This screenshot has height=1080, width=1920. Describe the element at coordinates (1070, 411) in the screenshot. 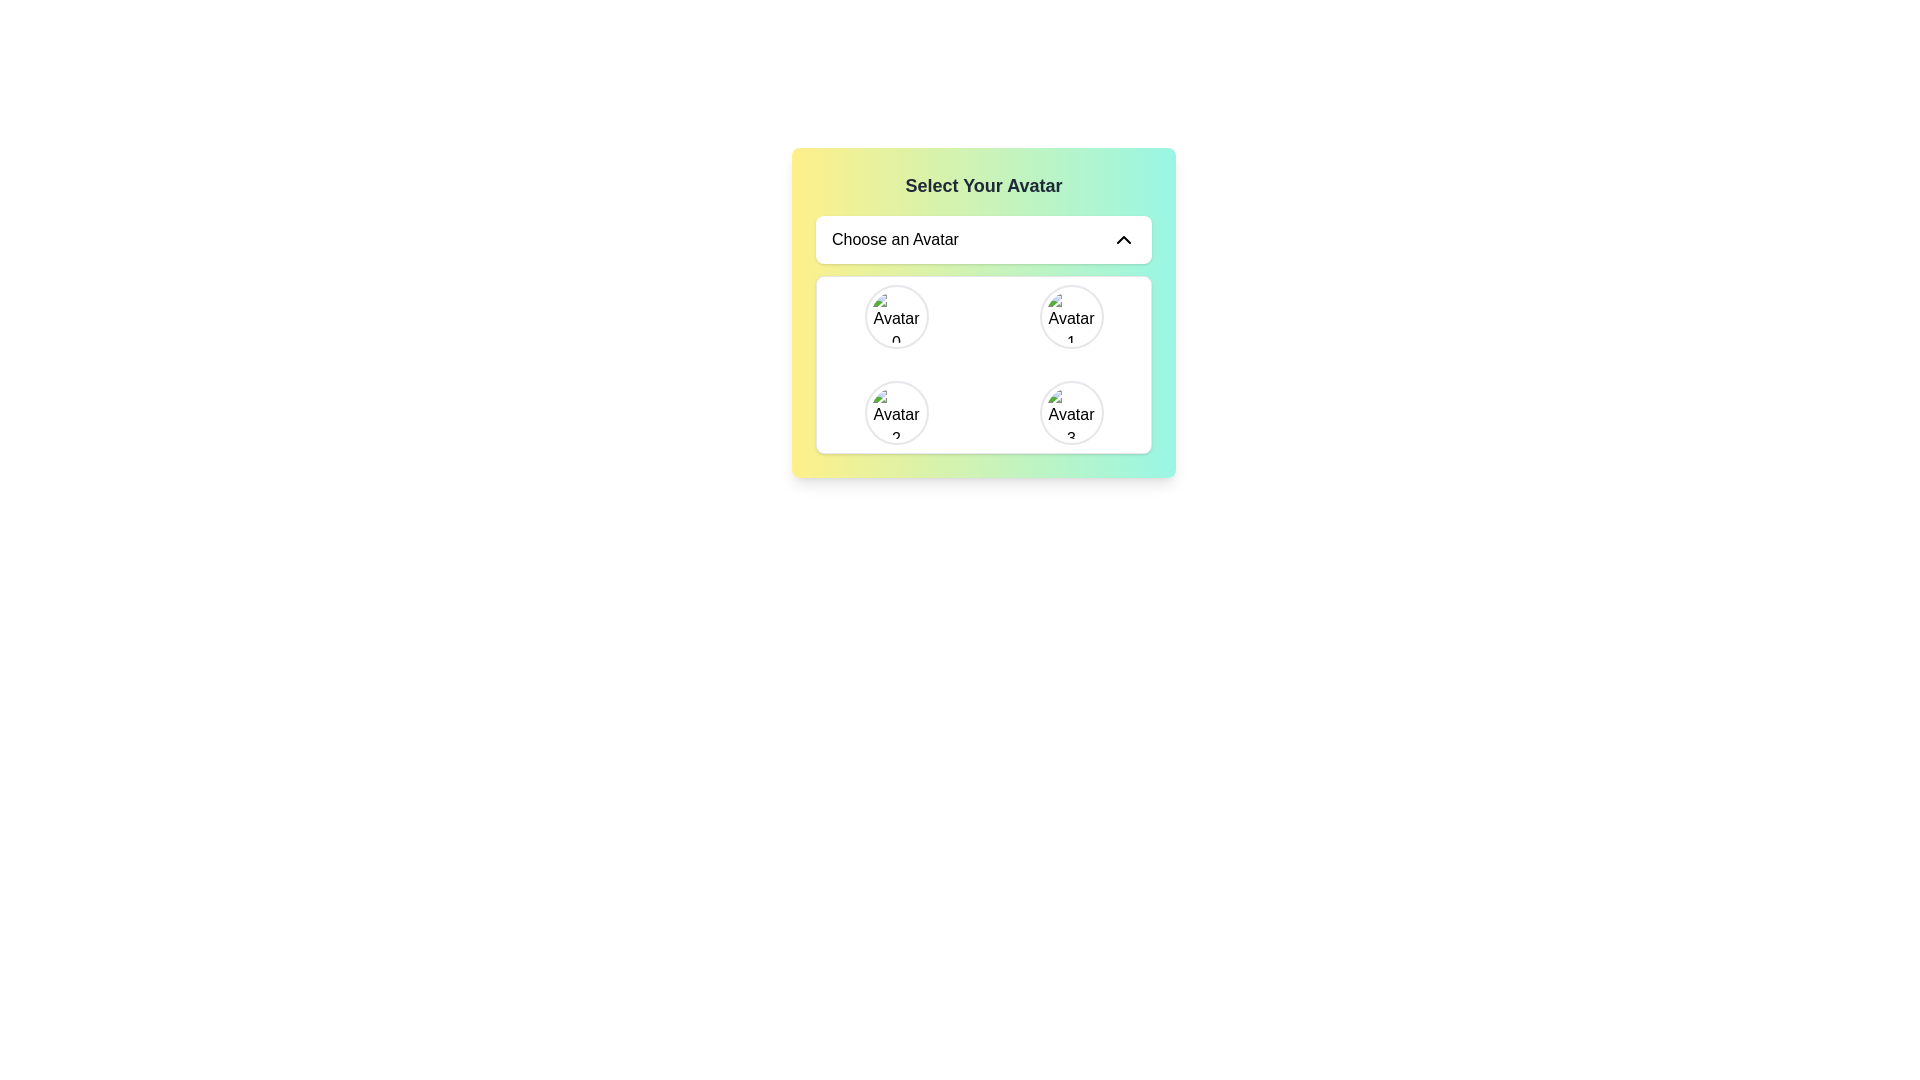

I see `the 'Avatar 3' selection item located in the bottom-right slot of the 'Select Your Avatar' card layout` at that location.